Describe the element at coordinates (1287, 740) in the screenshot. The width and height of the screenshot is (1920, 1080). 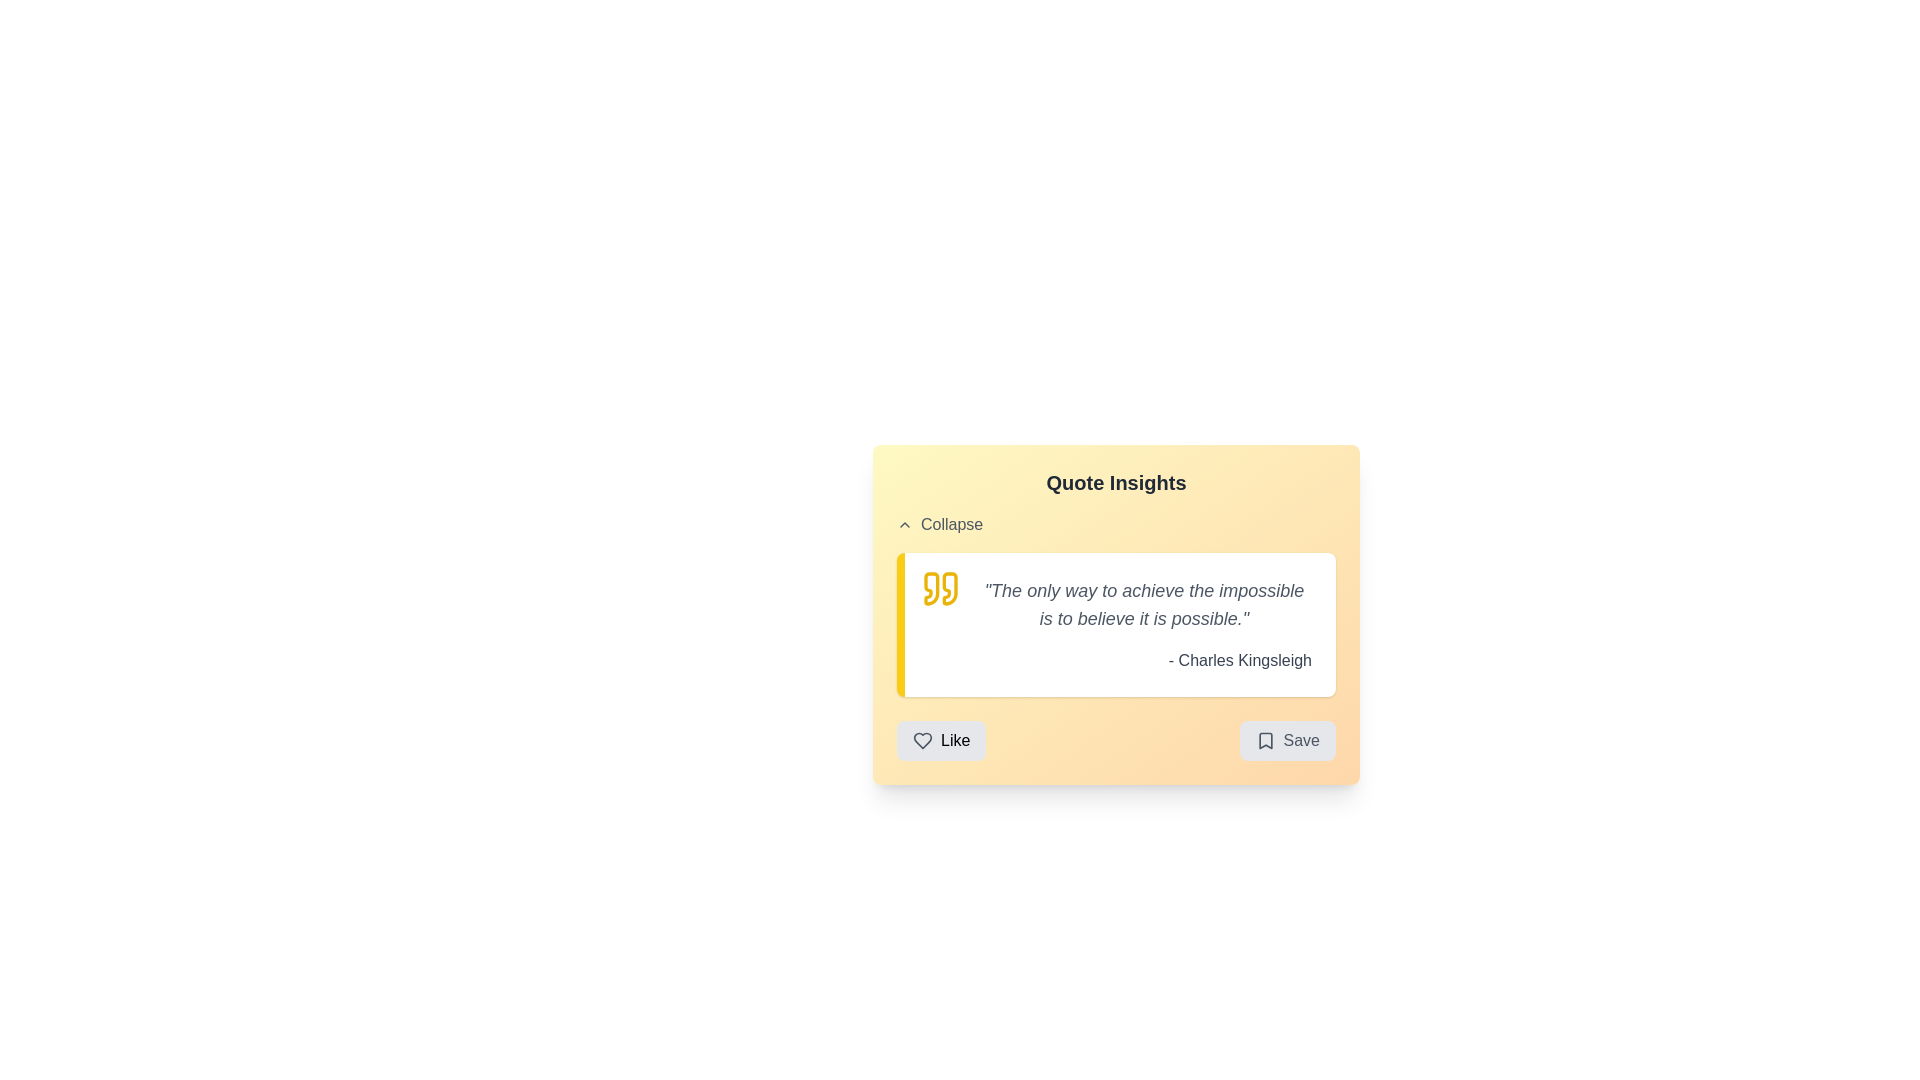
I see `the 'Save' button located in the bottom-right corner of the 'Quote Insights' card to observe the hover effect` at that location.